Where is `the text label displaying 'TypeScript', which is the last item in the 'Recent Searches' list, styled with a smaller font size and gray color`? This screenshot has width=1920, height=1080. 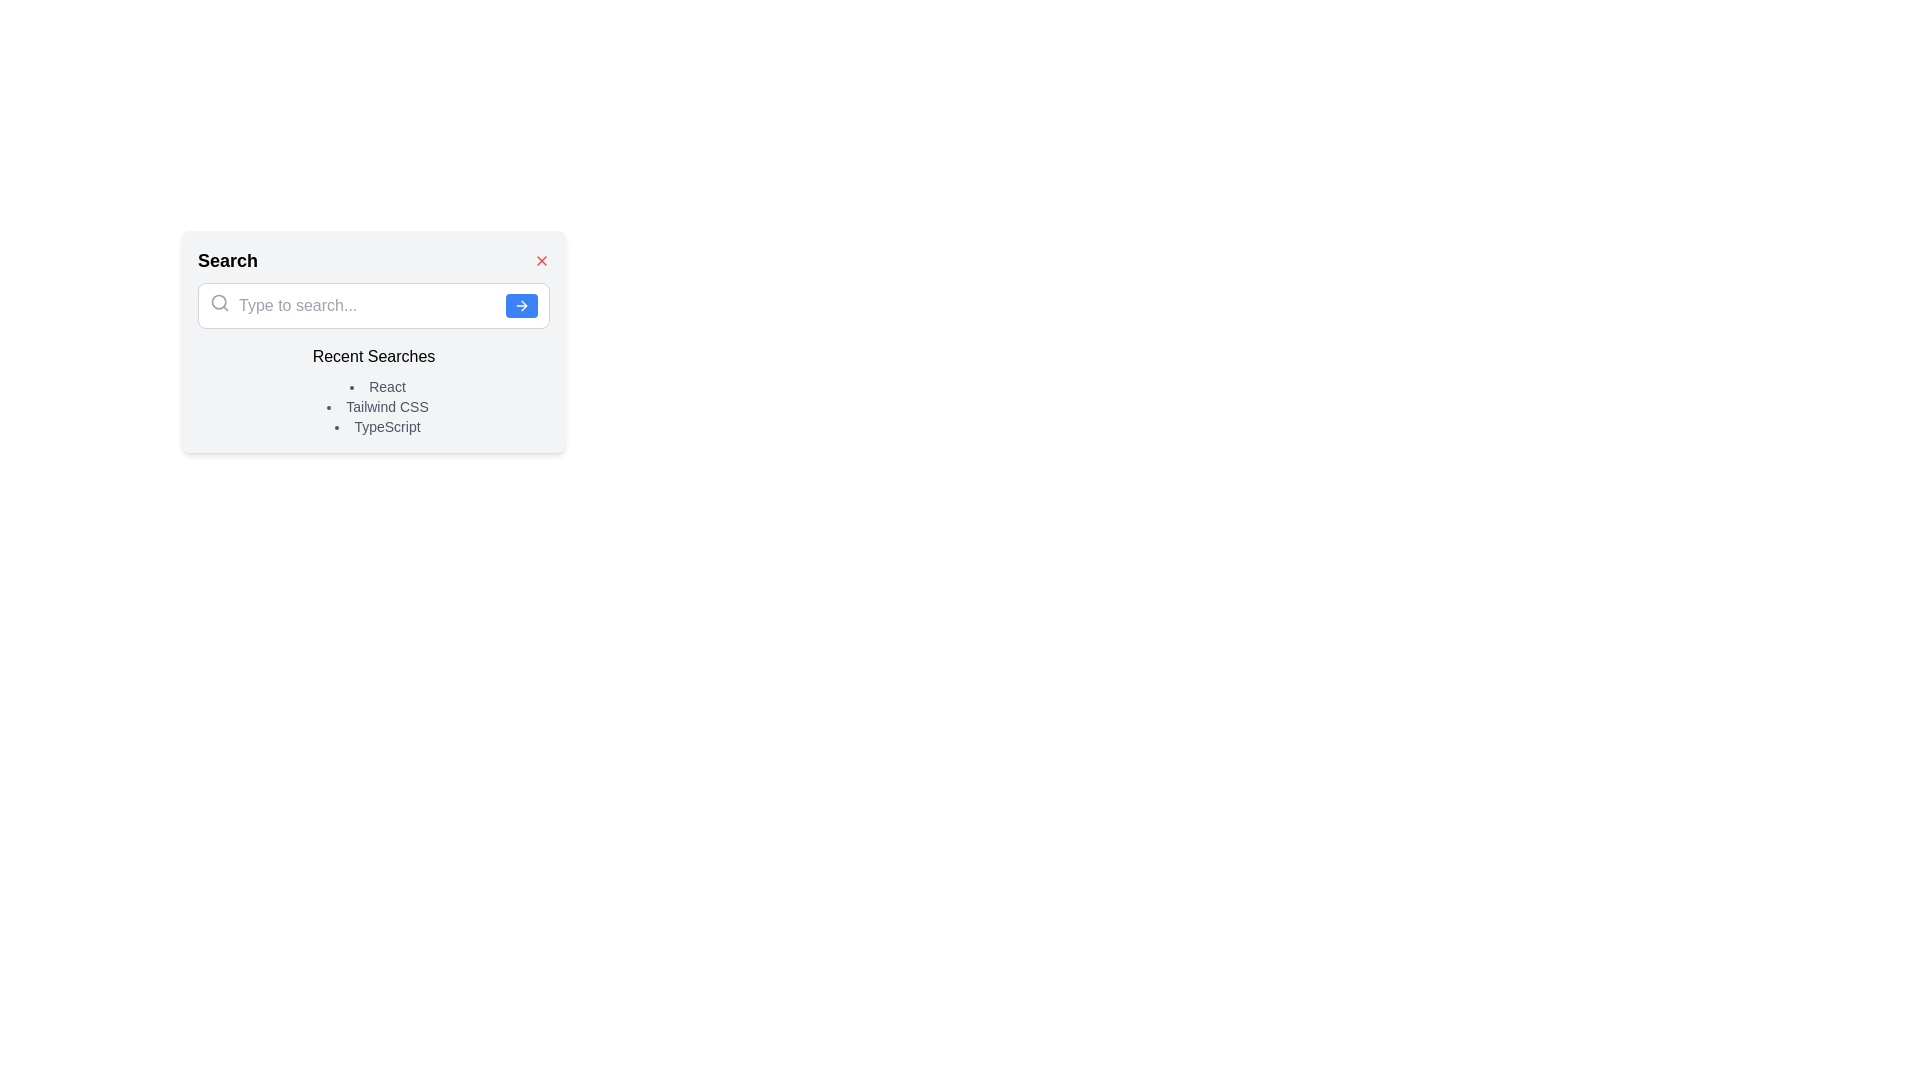 the text label displaying 'TypeScript', which is the last item in the 'Recent Searches' list, styled with a smaller font size and gray color is located at coordinates (378, 426).